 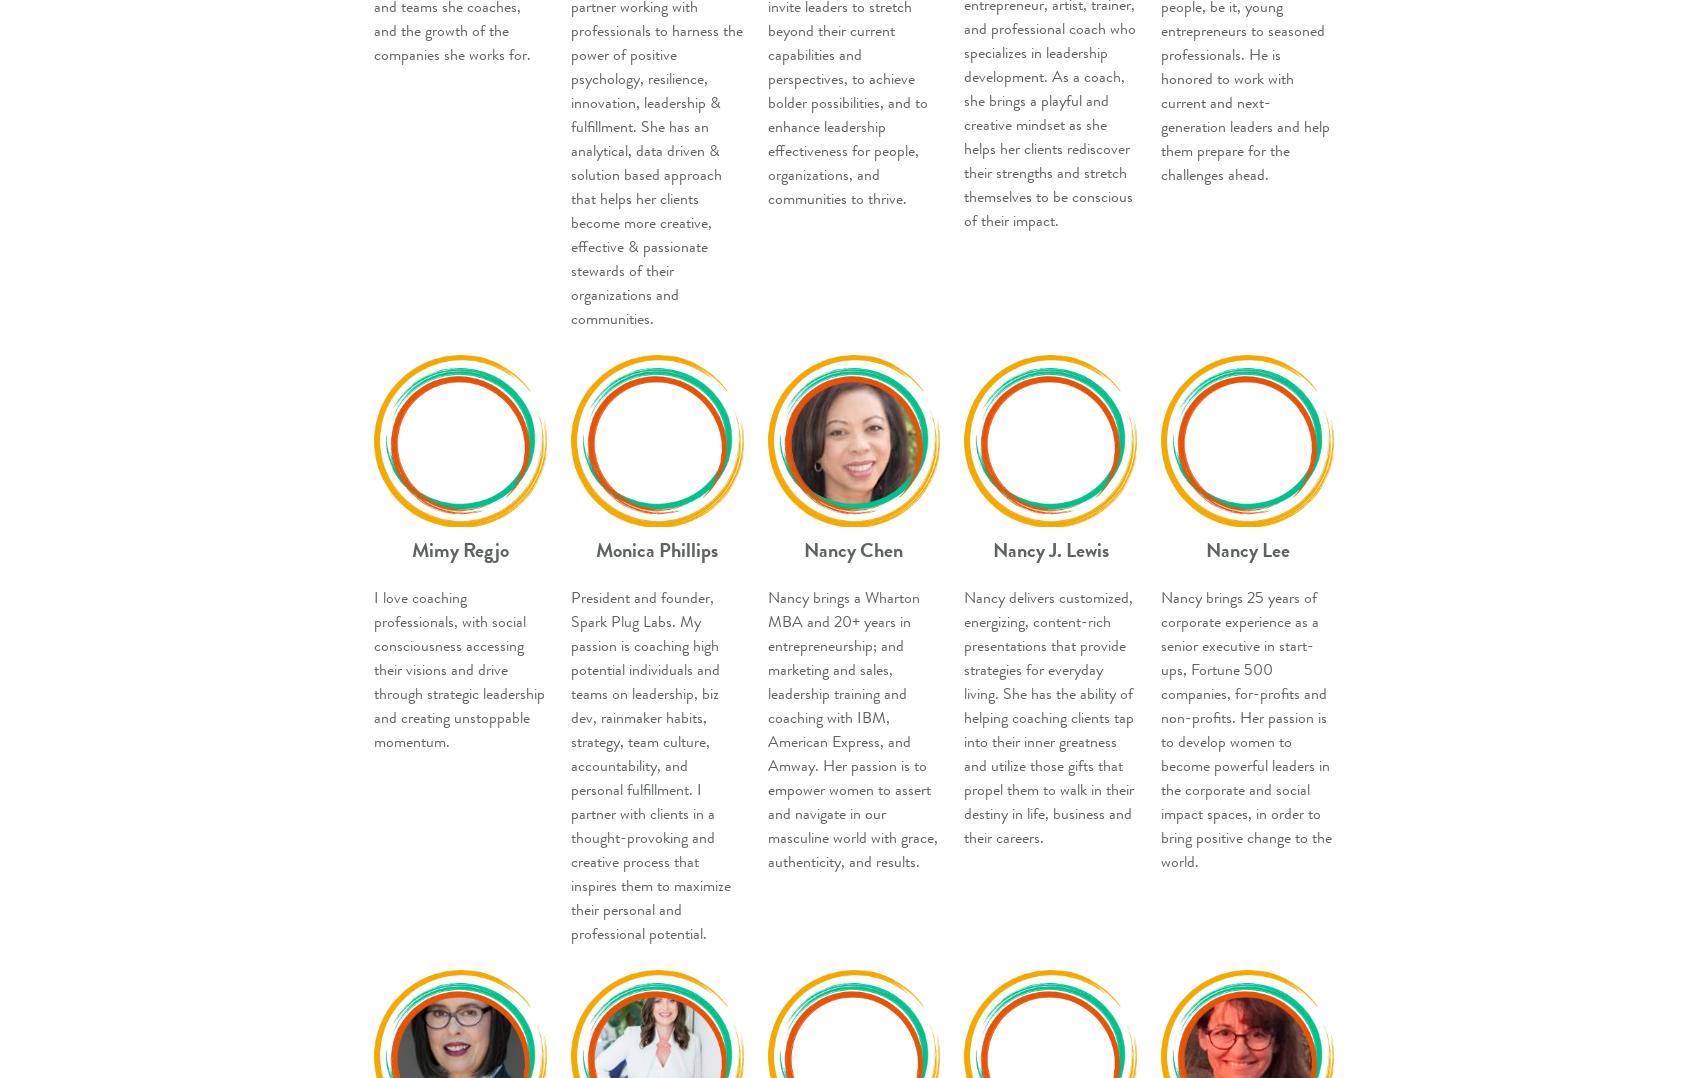 I want to click on 'Mimy Regjo', so click(x=459, y=548).